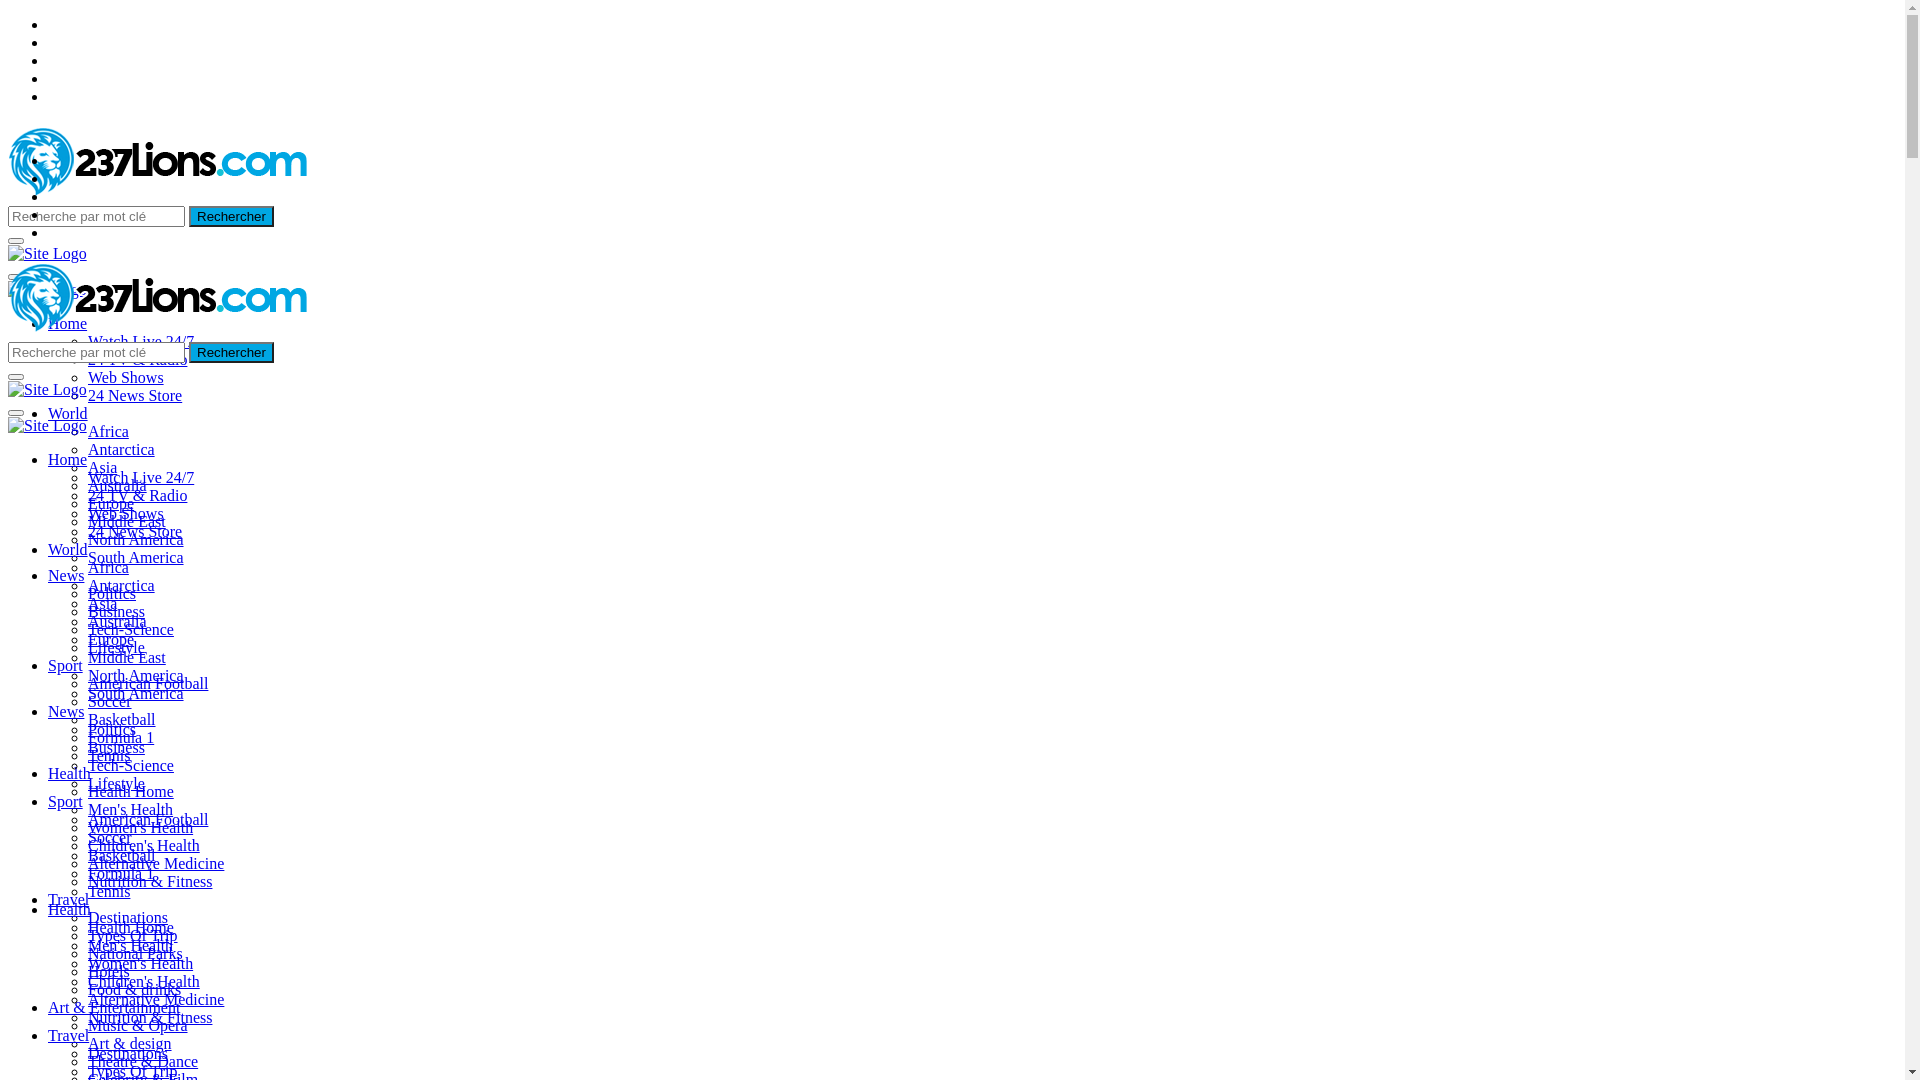  Describe the element at coordinates (67, 549) in the screenshot. I see `'World'` at that location.